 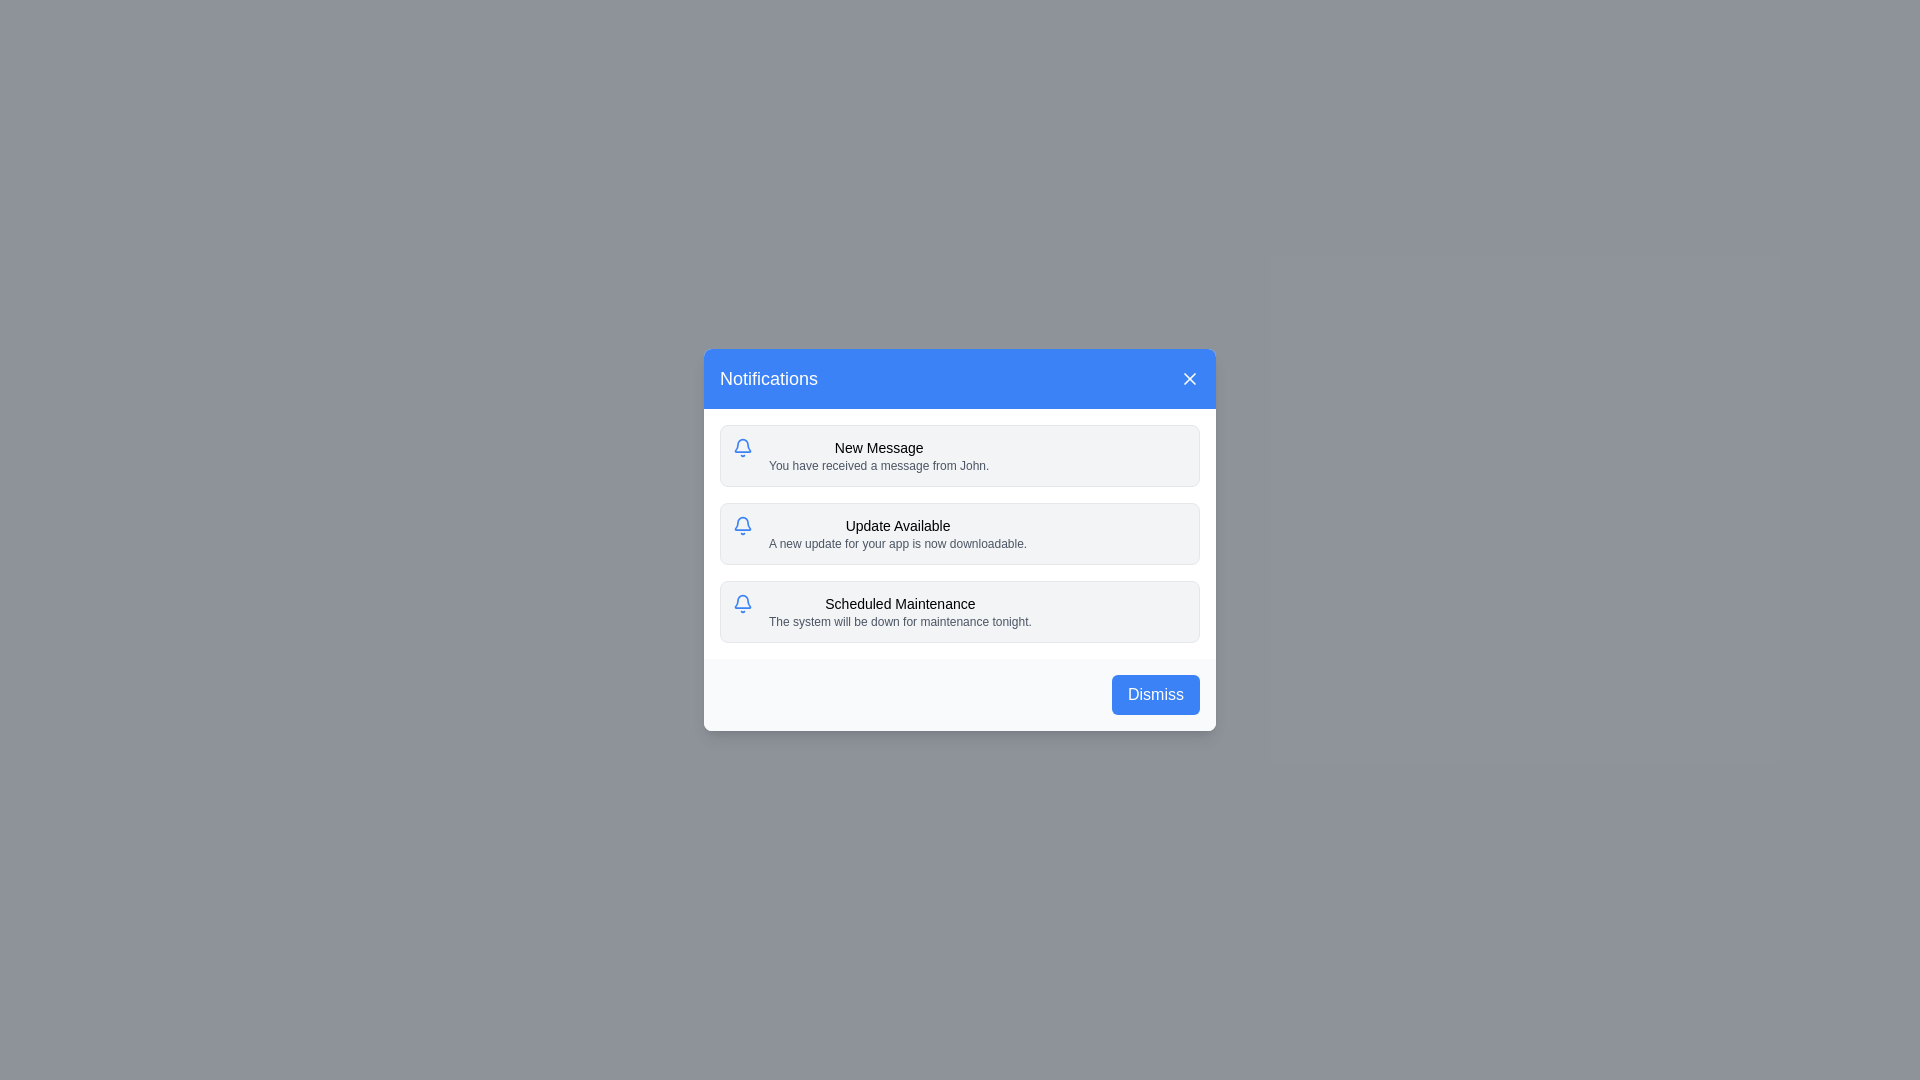 I want to click on the Close Button, which is a small button with an X icon located, so click(x=1190, y=378).